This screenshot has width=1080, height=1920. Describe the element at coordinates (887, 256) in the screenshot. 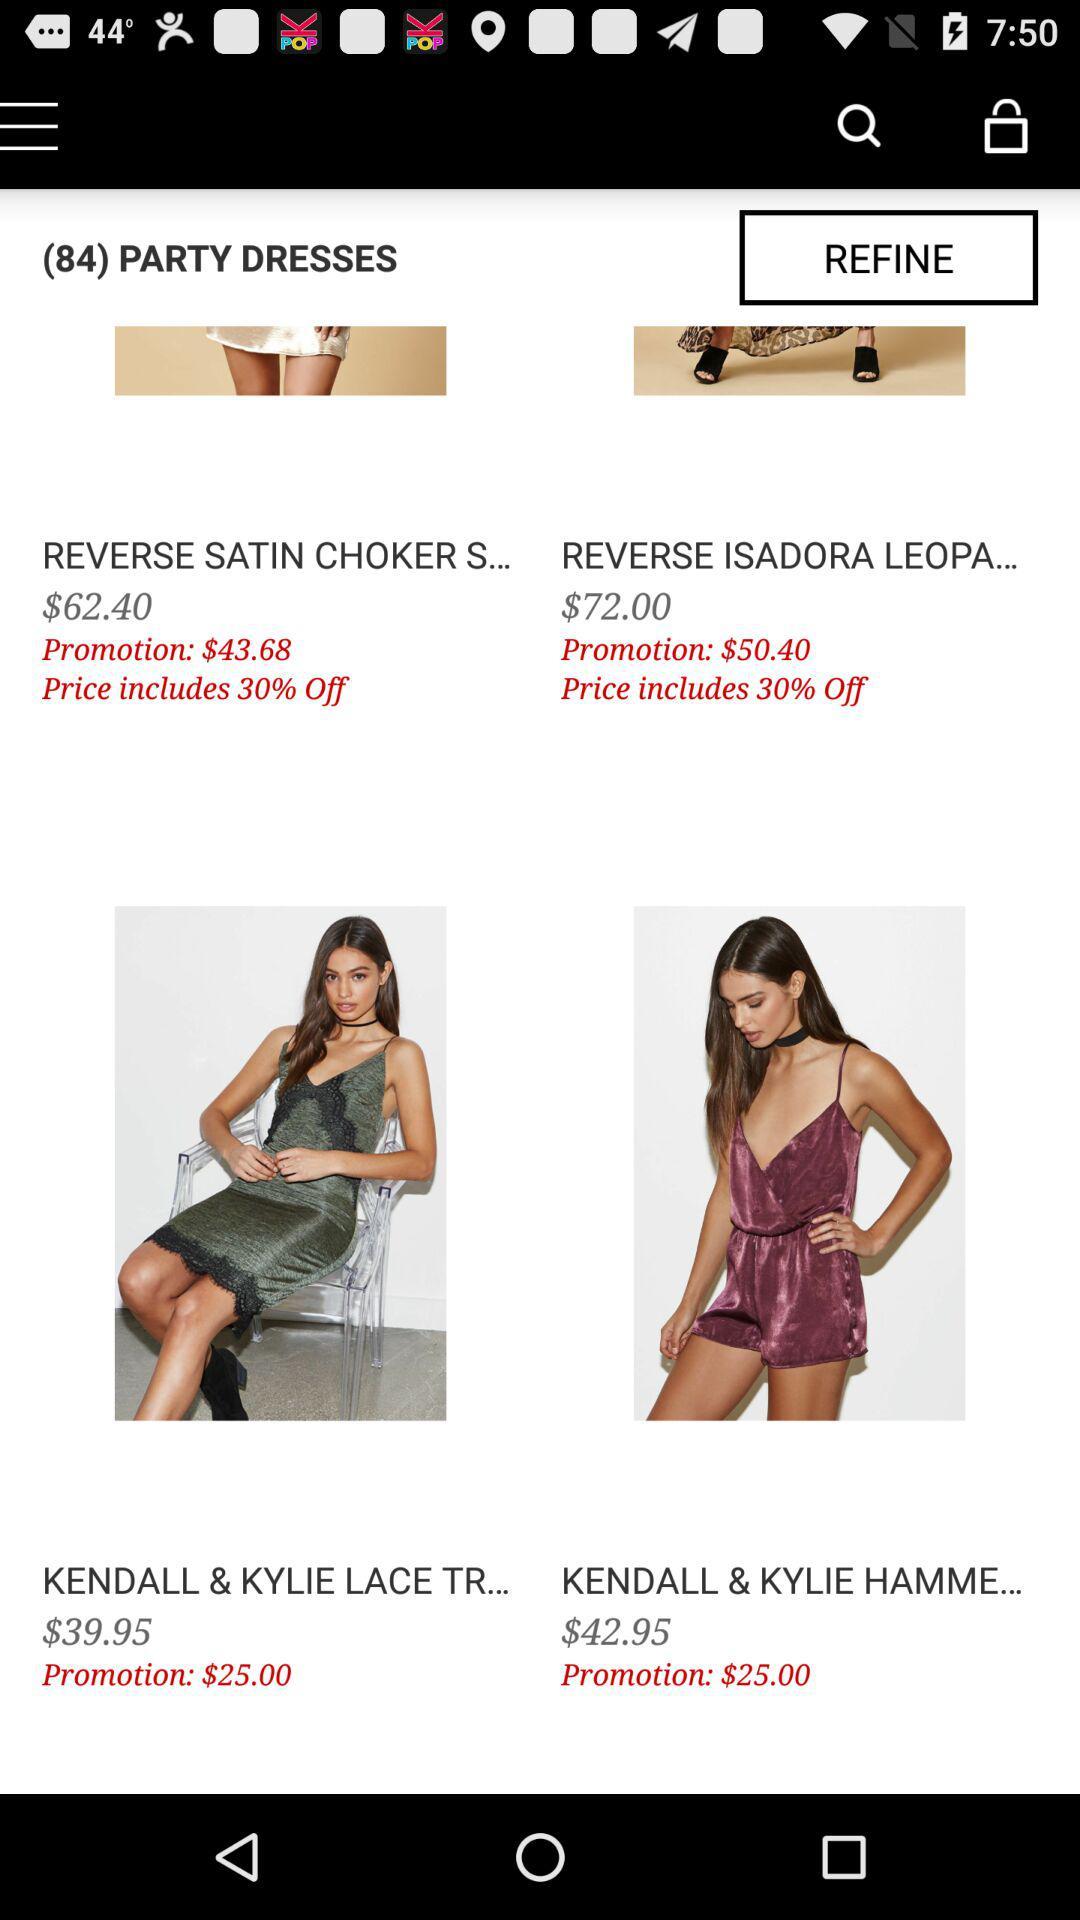

I see `item to the right of the (84) party dresses app` at that location.